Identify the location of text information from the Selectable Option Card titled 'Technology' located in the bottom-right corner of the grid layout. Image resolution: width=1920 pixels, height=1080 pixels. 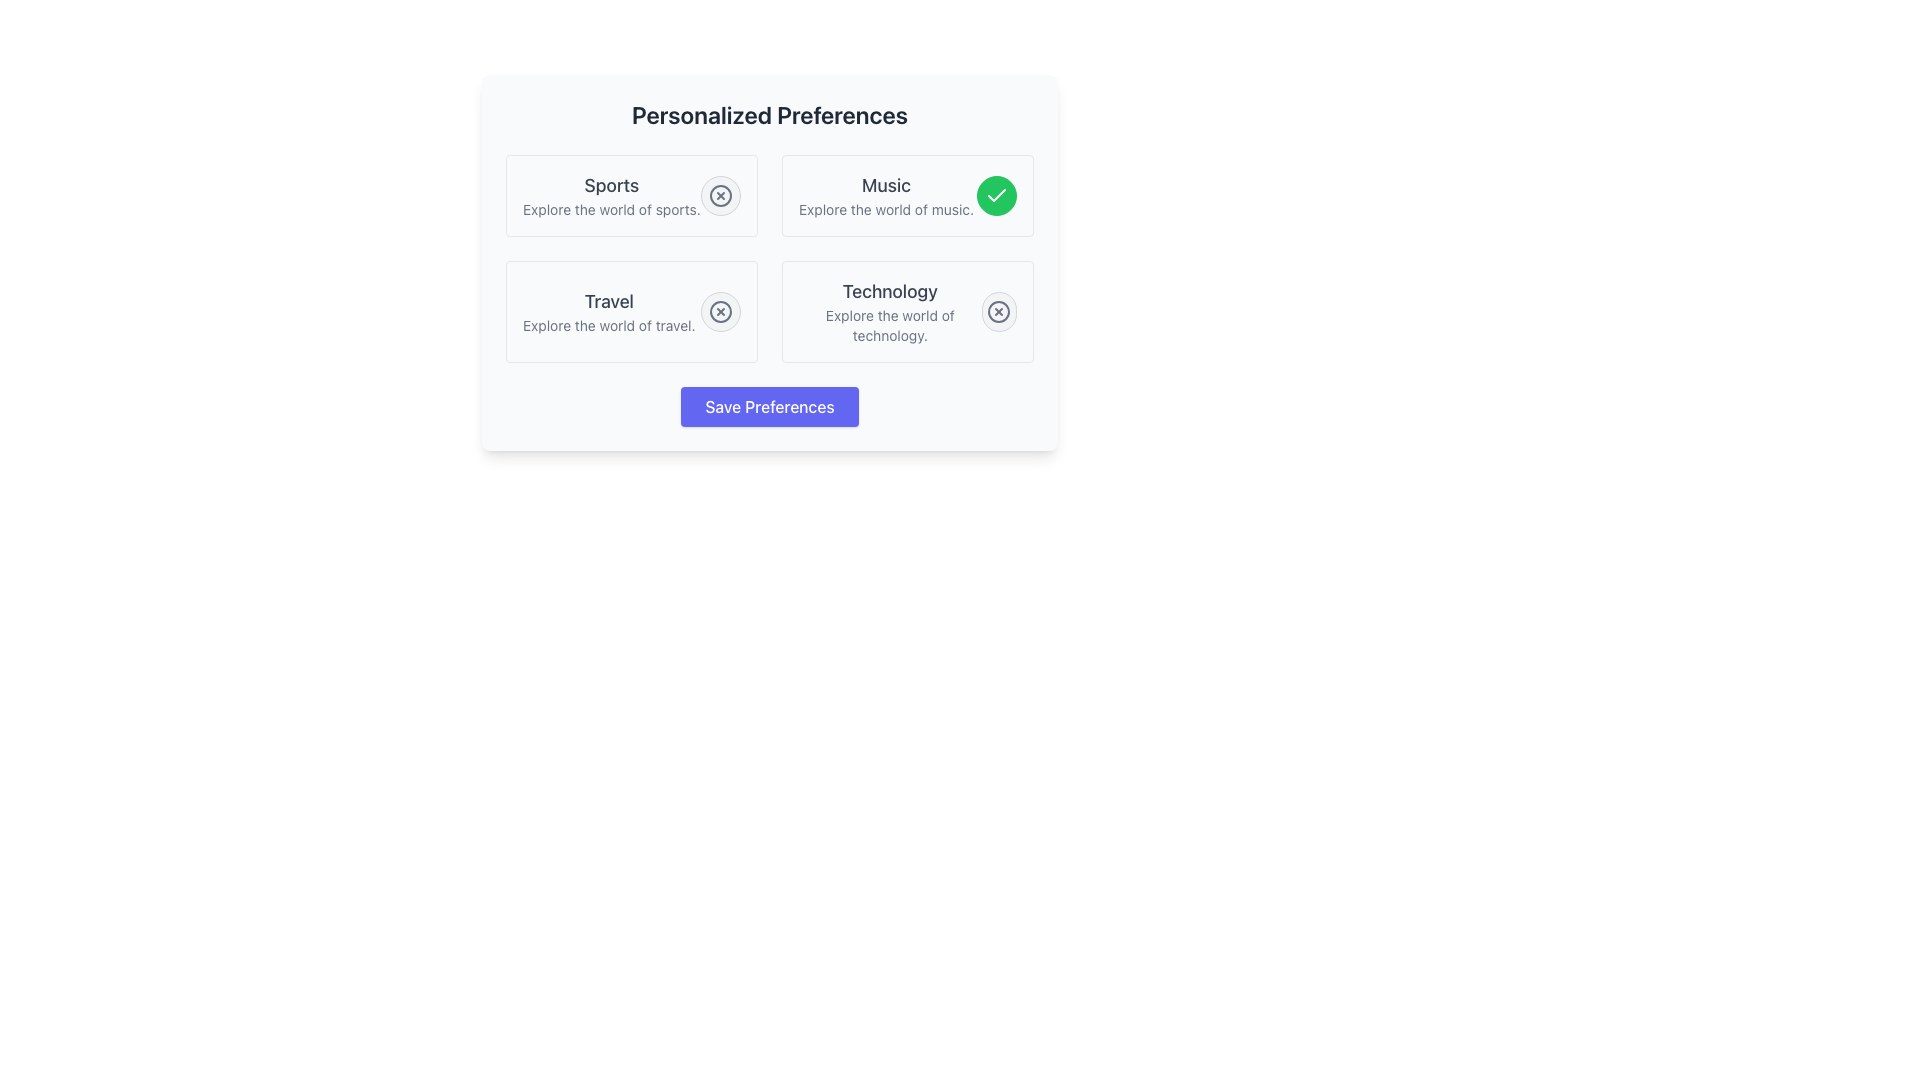
(906, 312).